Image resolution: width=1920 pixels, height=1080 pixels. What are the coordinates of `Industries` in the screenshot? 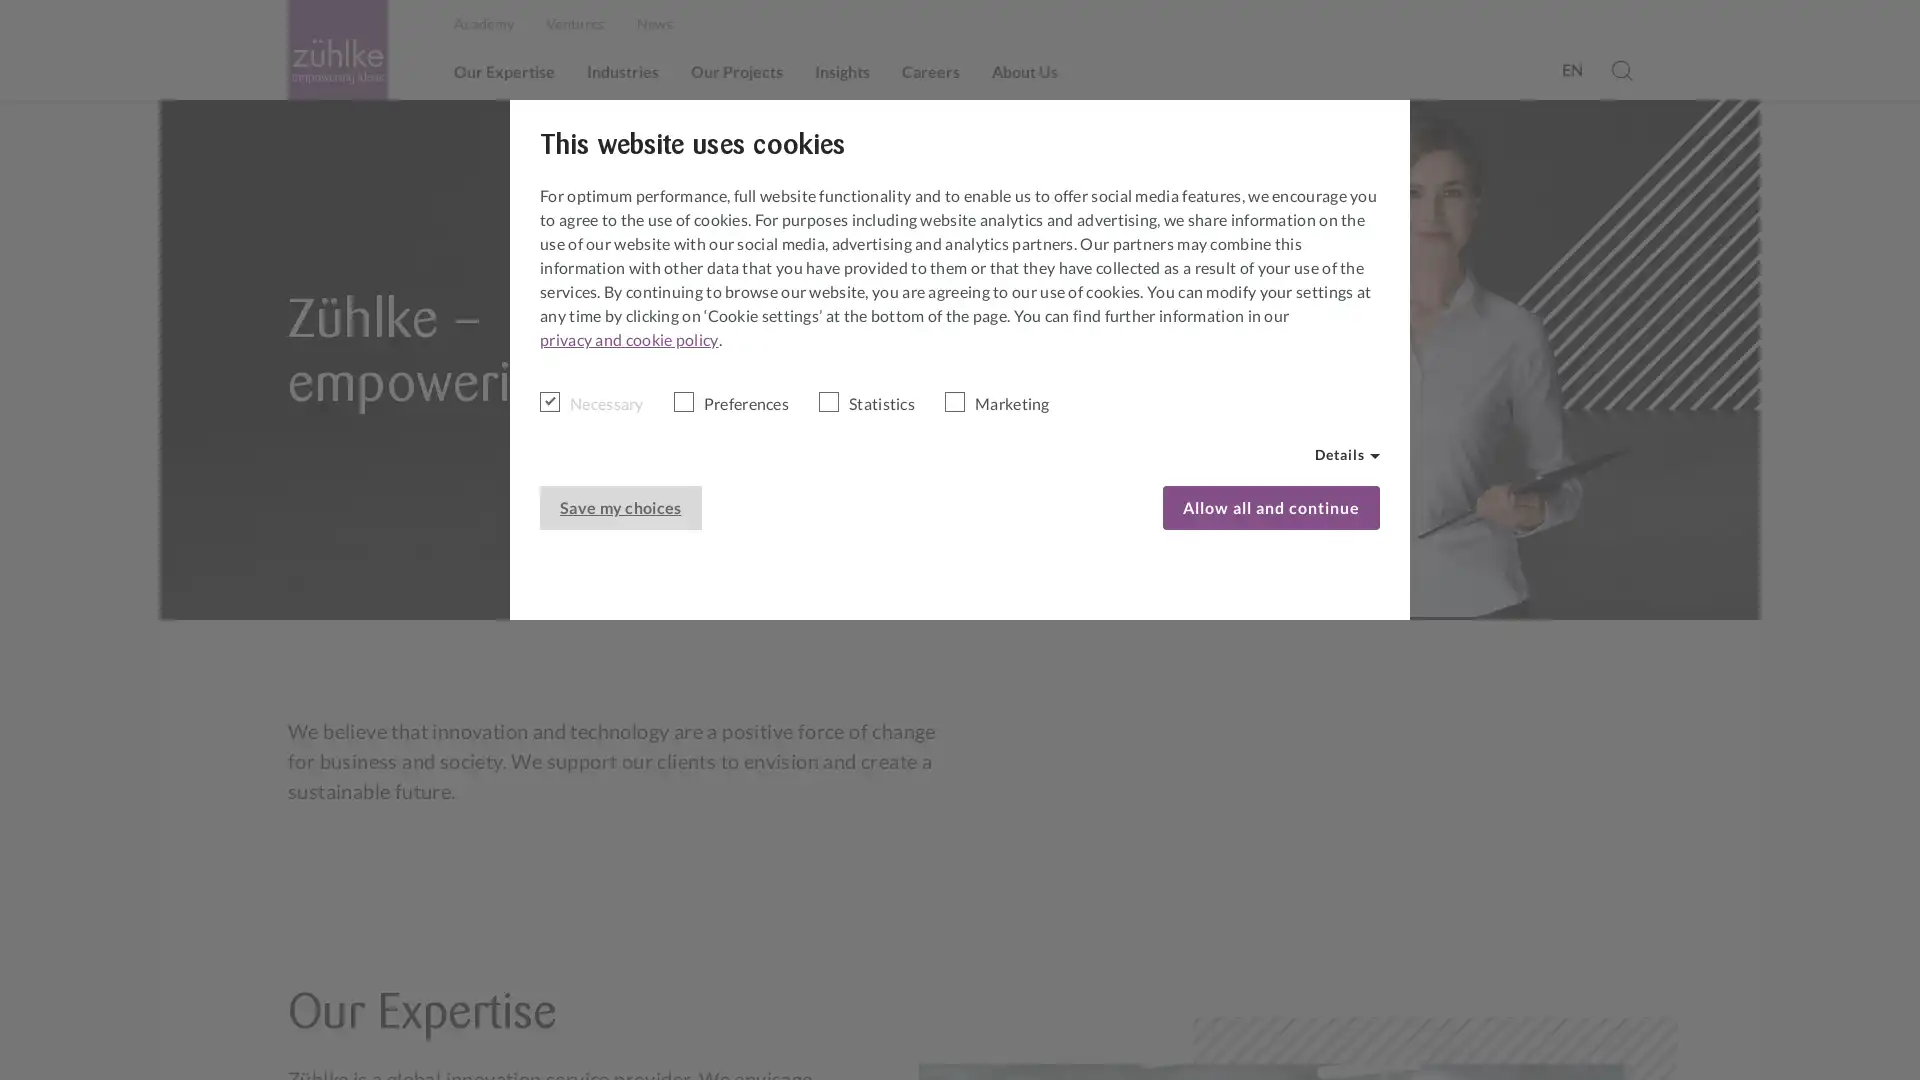 It's located at (622, 71).